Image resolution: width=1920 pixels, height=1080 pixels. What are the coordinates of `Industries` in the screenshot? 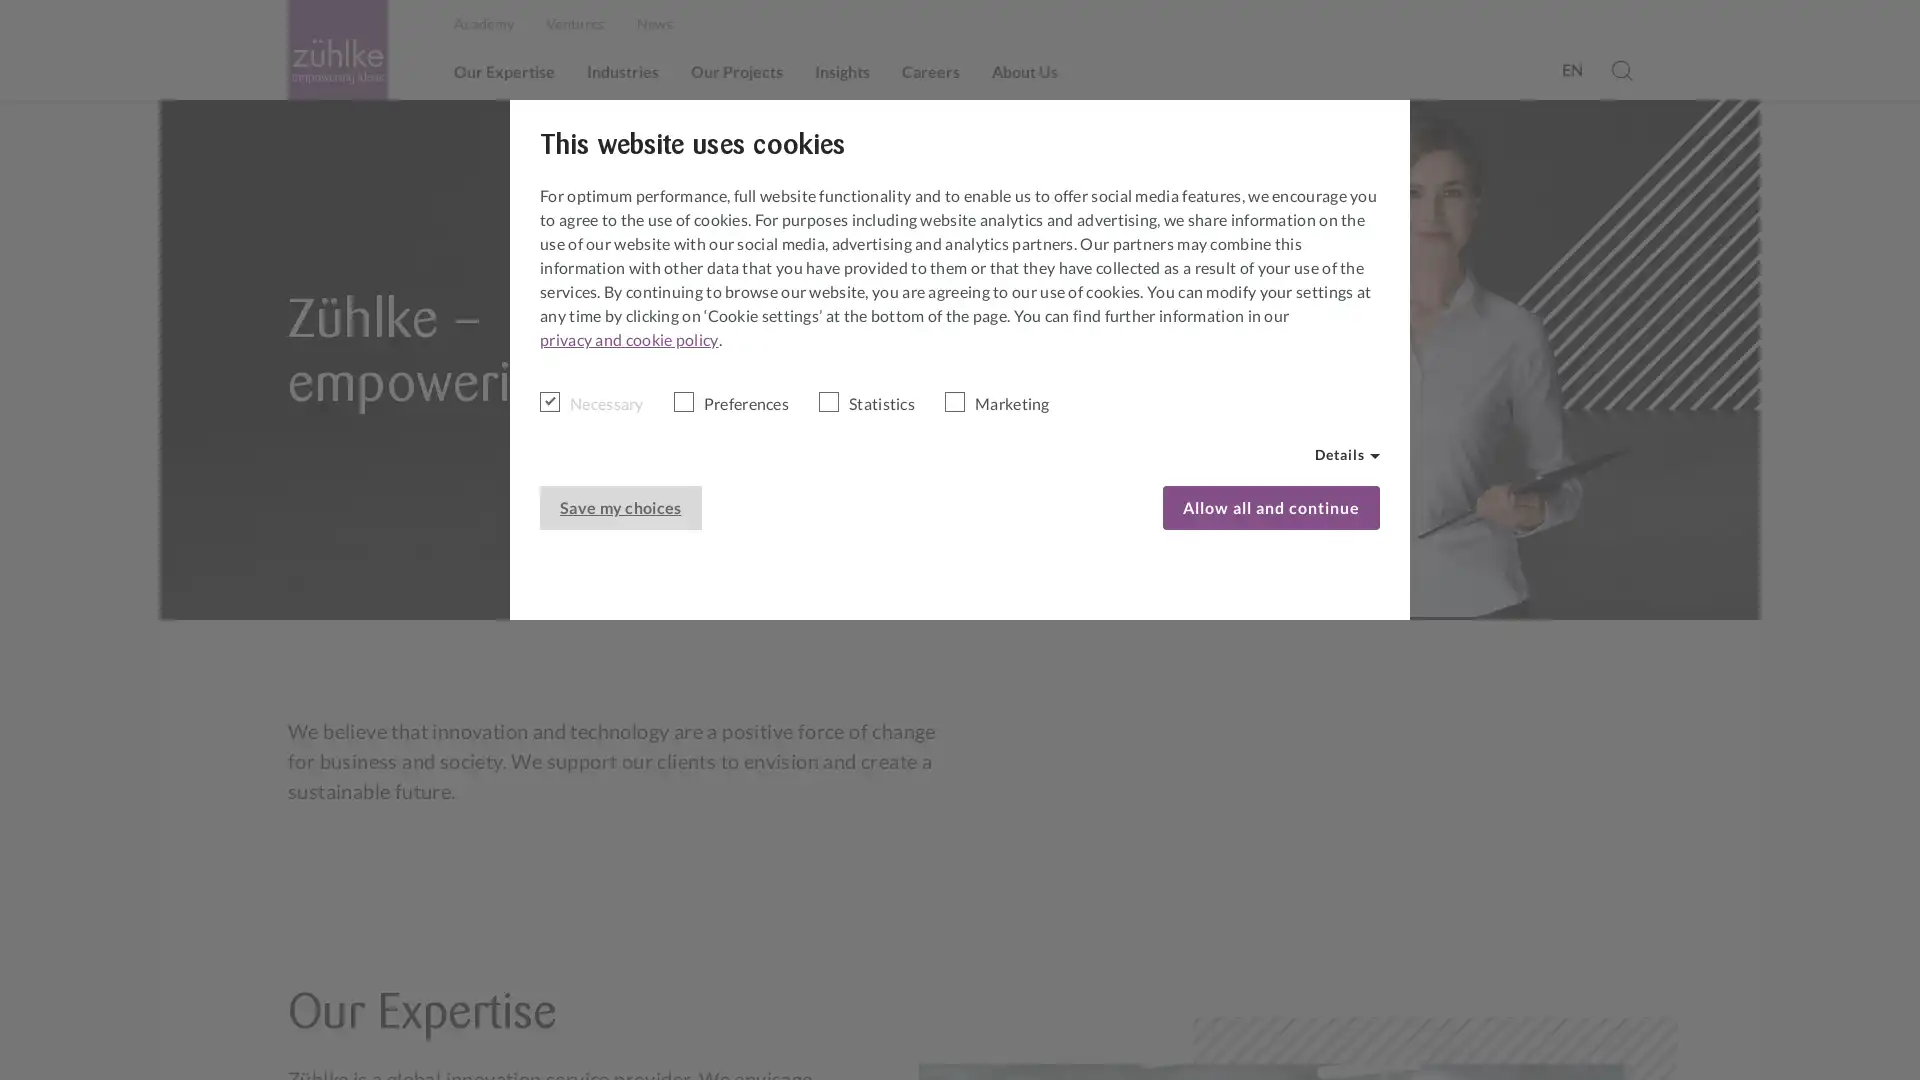 It's located at (622, 71).